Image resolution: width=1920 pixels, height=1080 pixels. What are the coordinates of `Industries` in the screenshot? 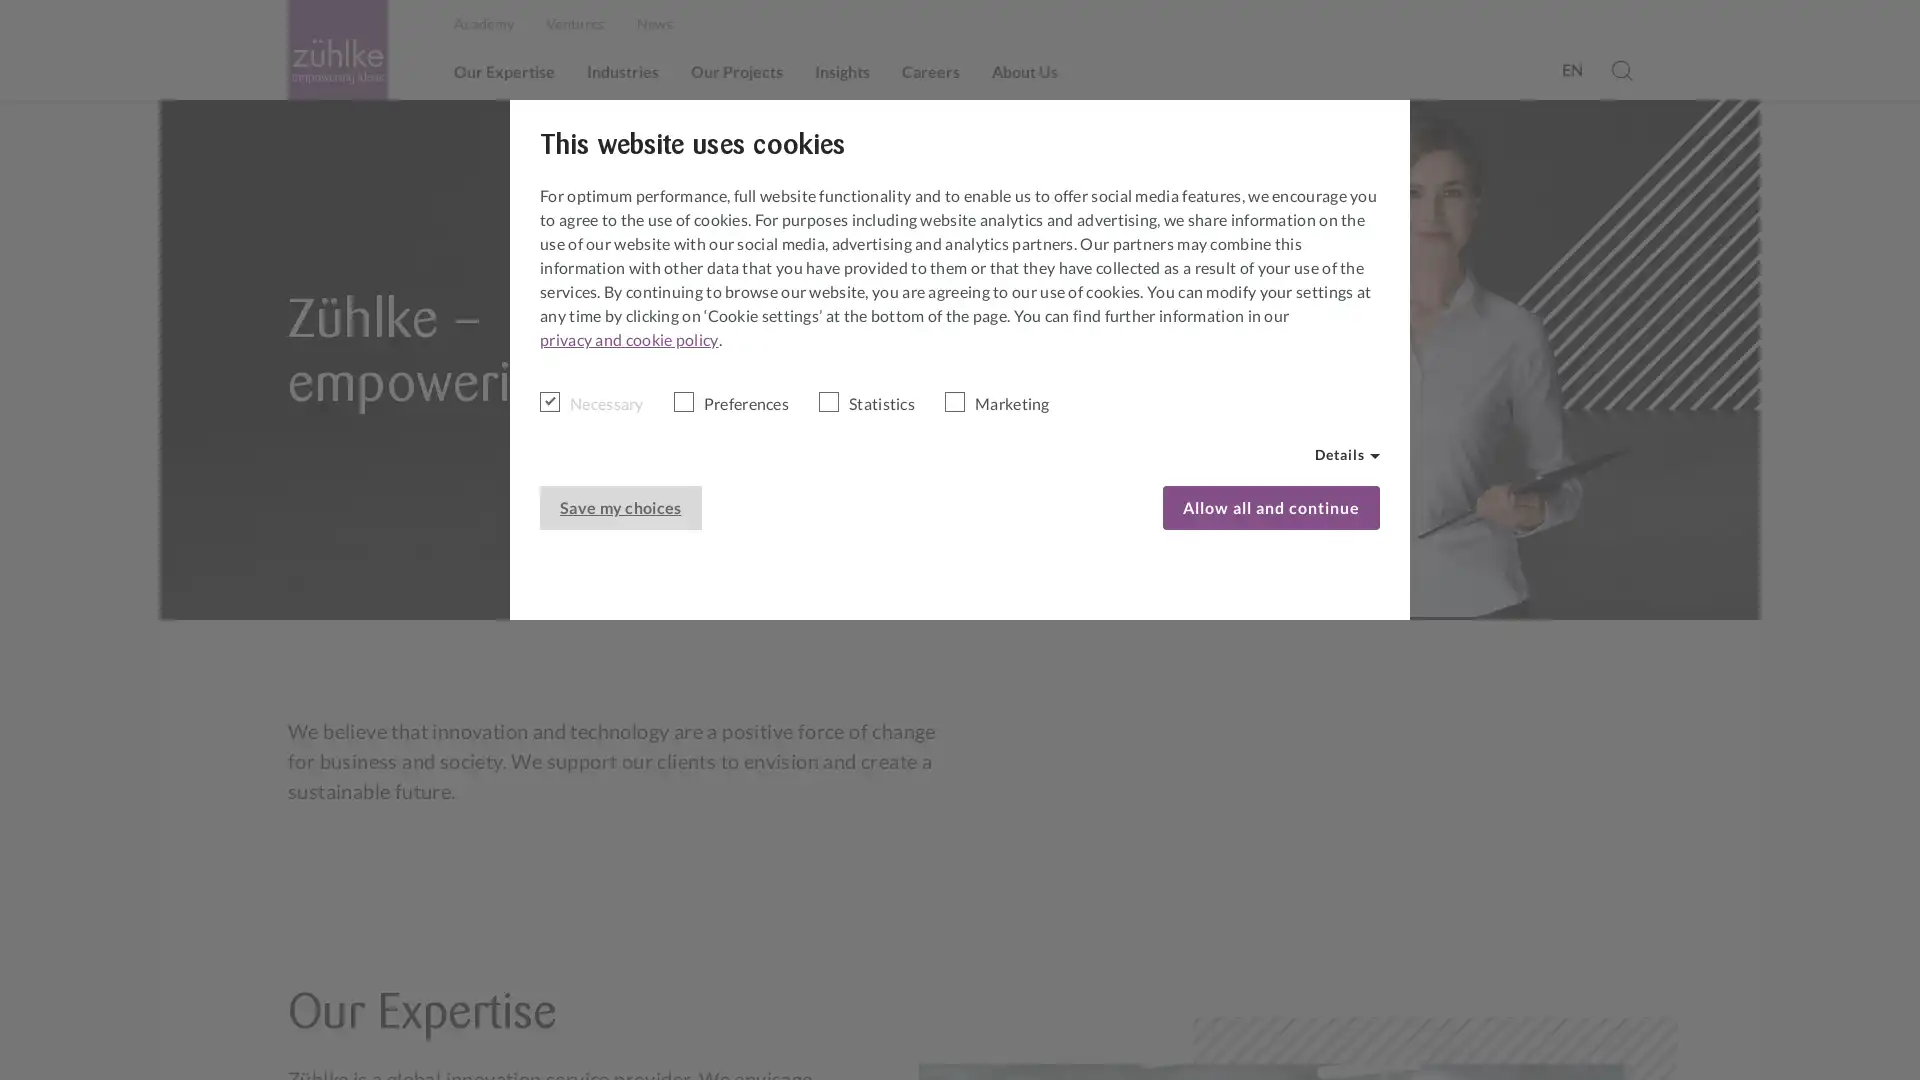 It's located at (622, 71).